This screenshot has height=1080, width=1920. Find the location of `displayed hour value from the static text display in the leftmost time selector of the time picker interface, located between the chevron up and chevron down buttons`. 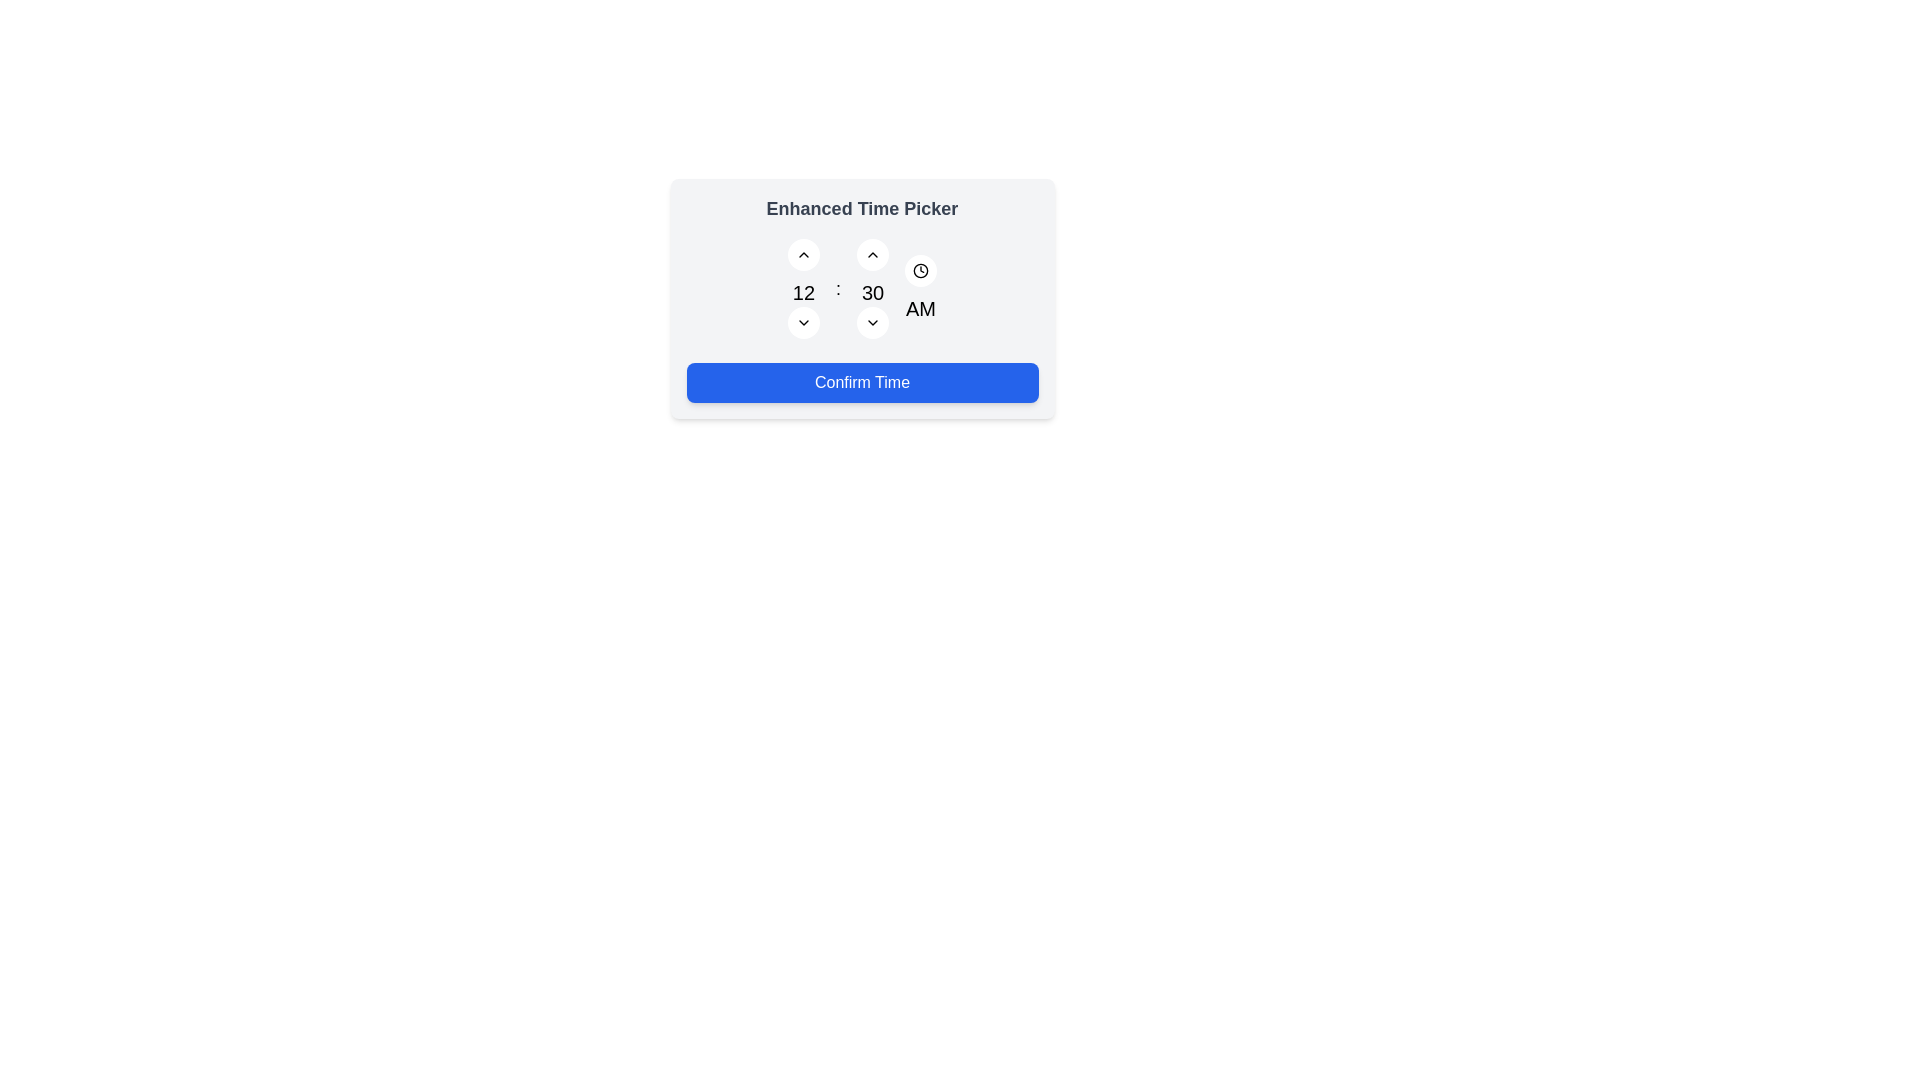

displayed hour value from the static text display in the leftmost time selector of the time picker interface, located between the chevron up and chevron down buttons is located at coordinates (803, 289).